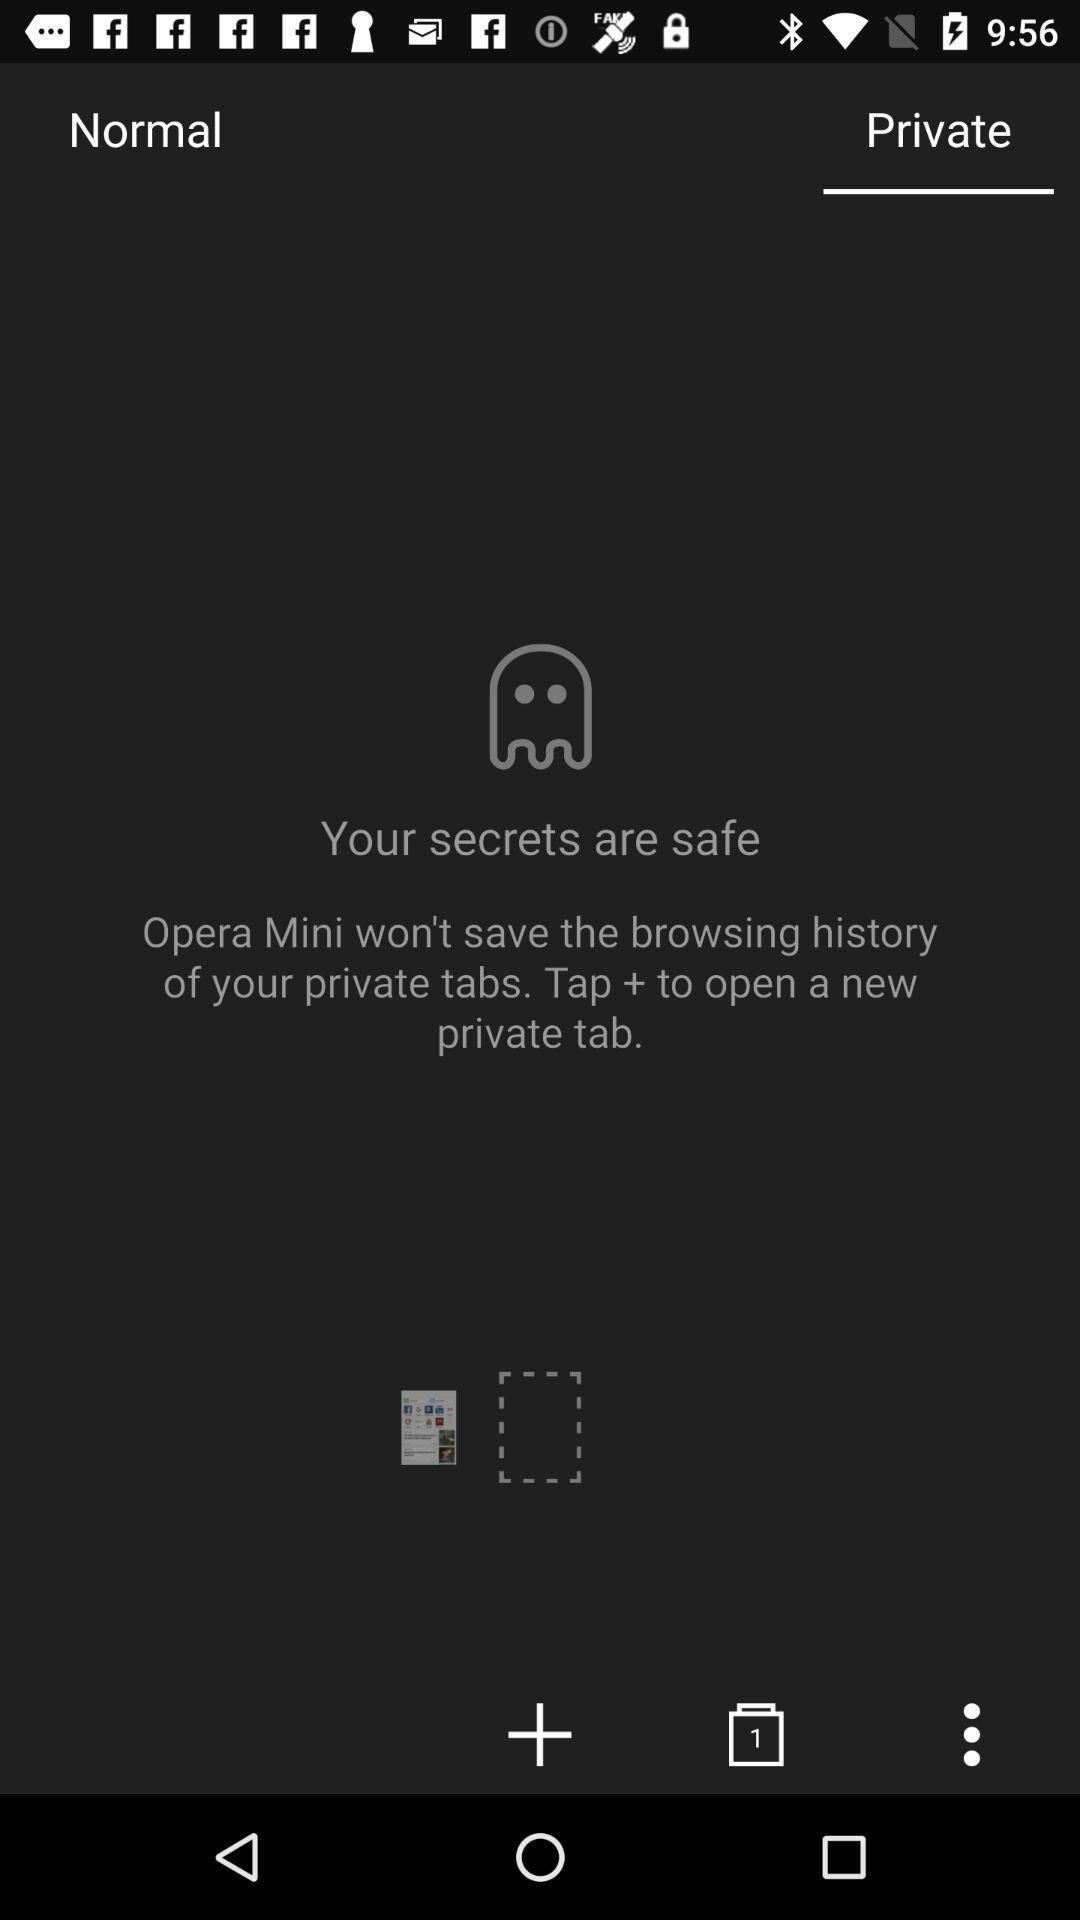 The height and width of the screenshot is (1920, 1080). Describe the element at coordinates (144, 127) in the screenshot. I see `the icon at the top left corner` at that location.